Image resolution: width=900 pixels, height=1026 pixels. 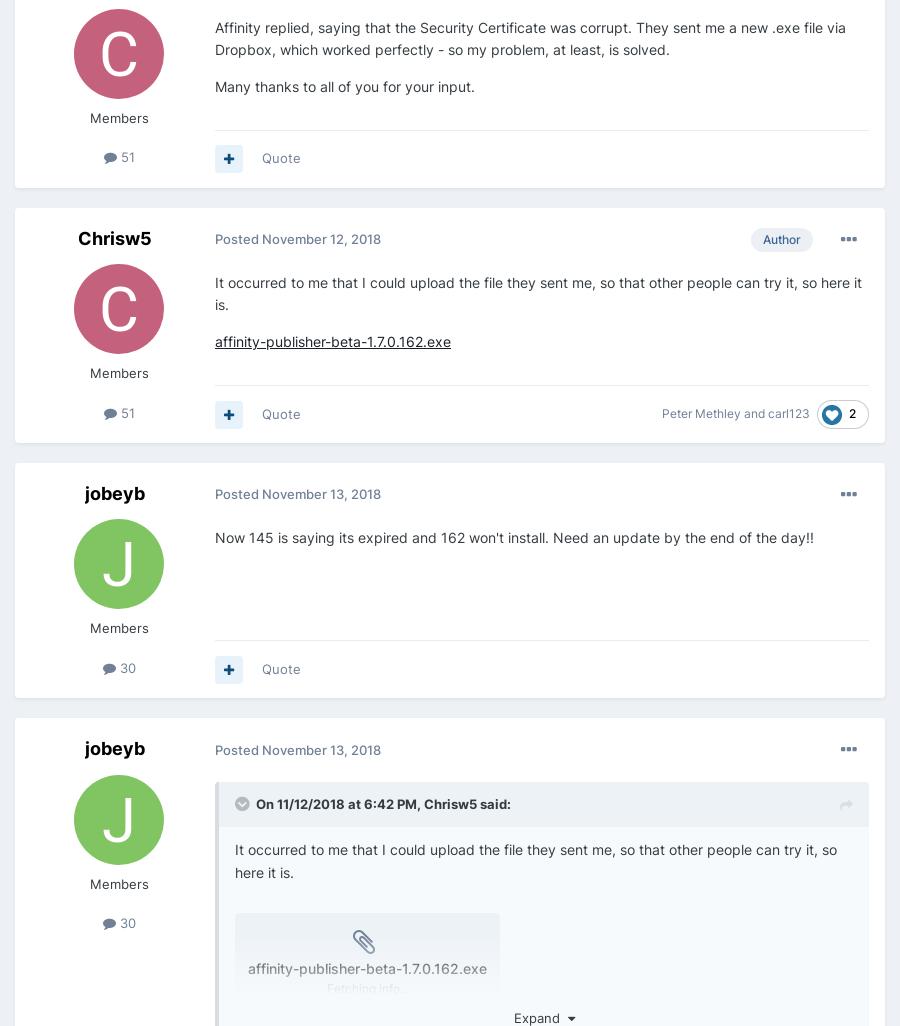 What do you see at coordinates (340, 802) in the screenshot?
I see `'On 11/12/2018 at 6:42 PM,'` at bounding box center [340, 802].